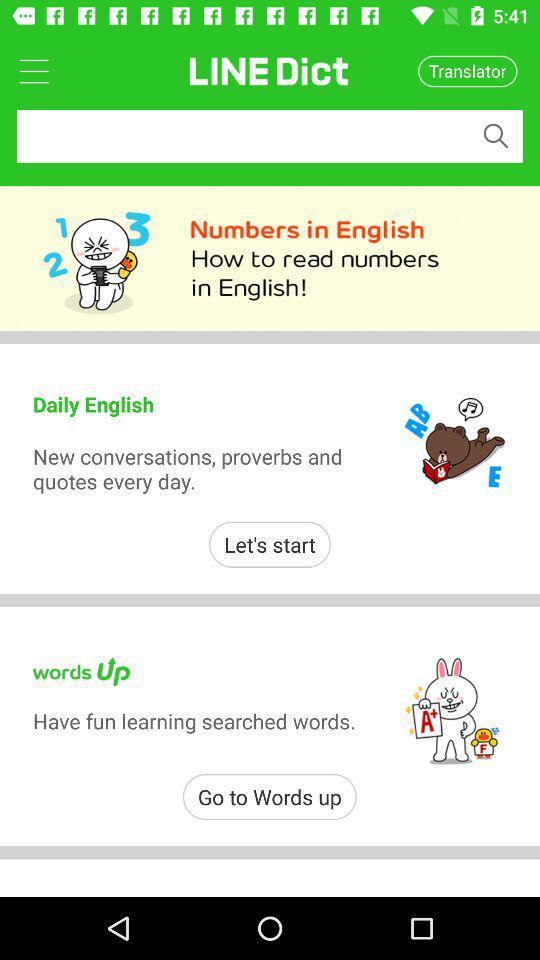 This screenshot has height=960, width=540. I want to click on go to words, so click(269, 797).